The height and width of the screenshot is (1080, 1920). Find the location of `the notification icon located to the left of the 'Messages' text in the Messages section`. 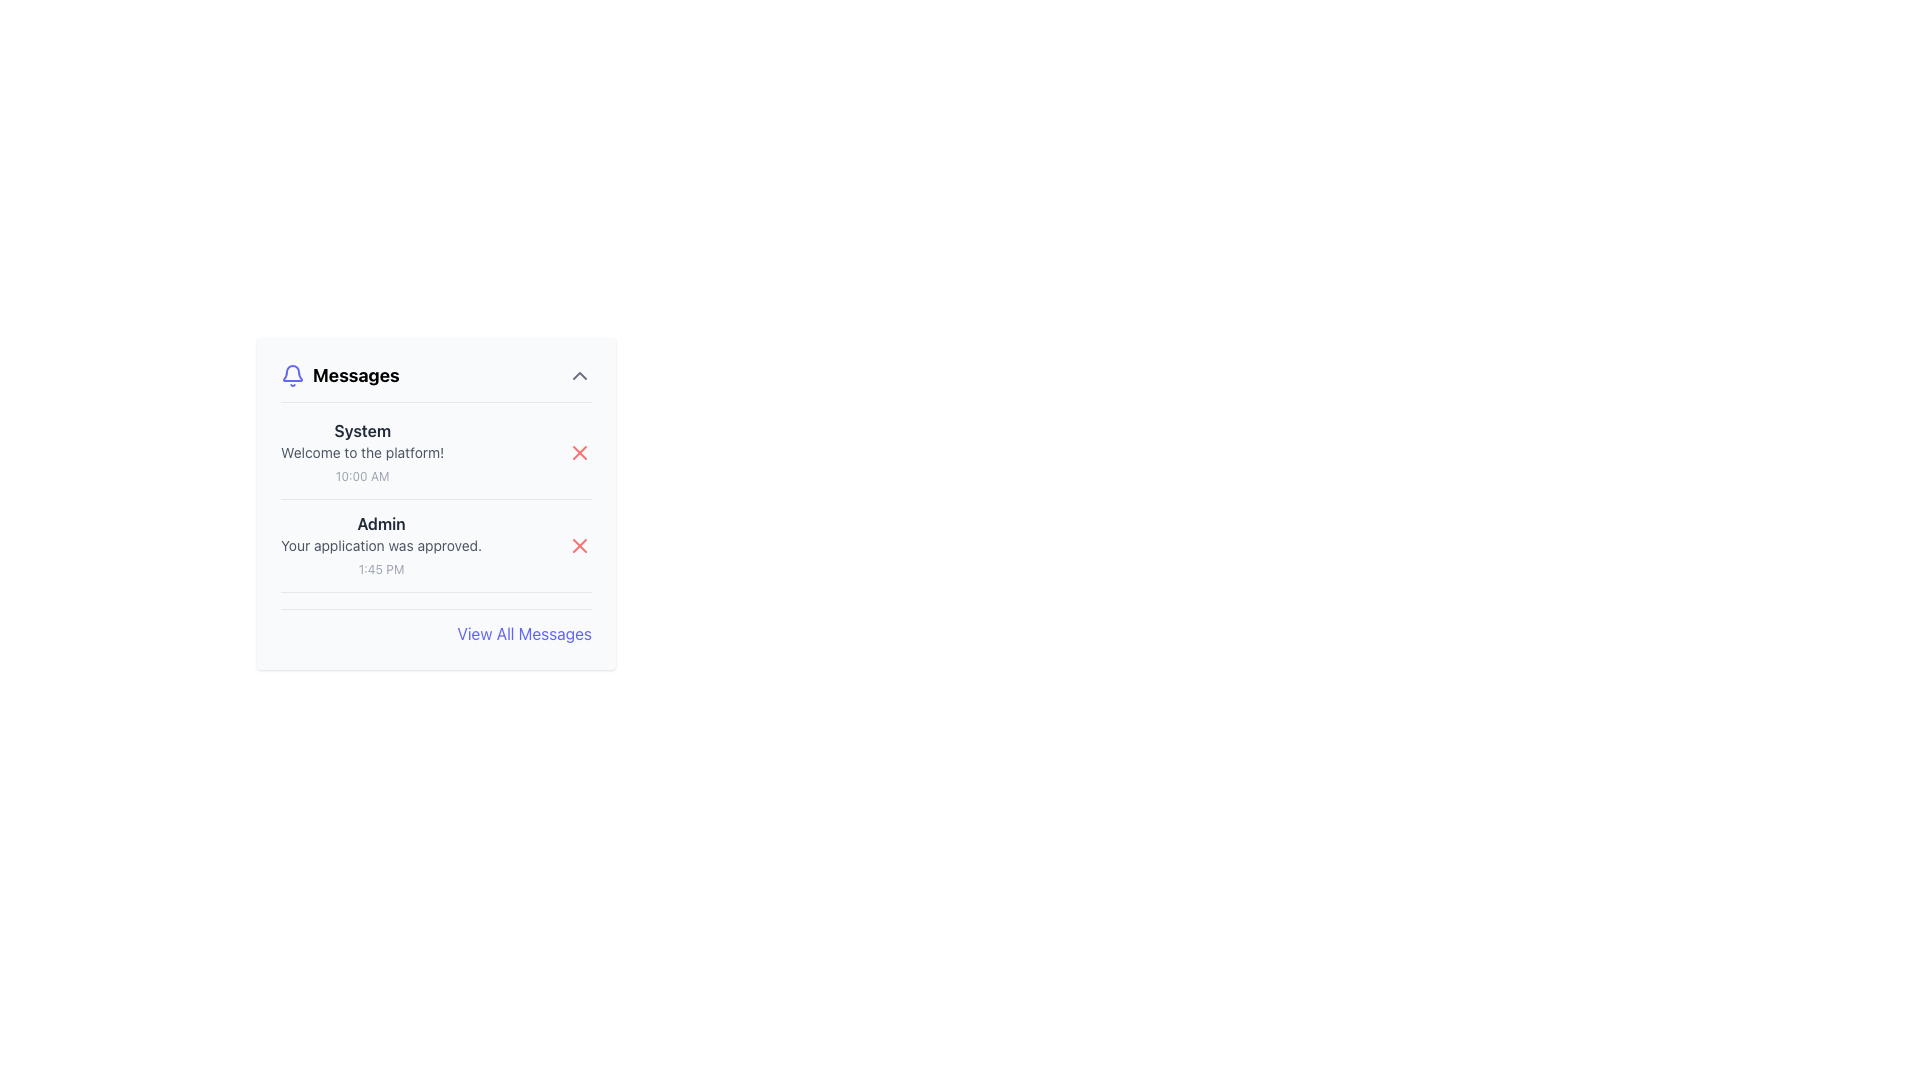

the notification icon located to the left of the 'Messages' text in the Messages section is located at coordinates (291, 375).